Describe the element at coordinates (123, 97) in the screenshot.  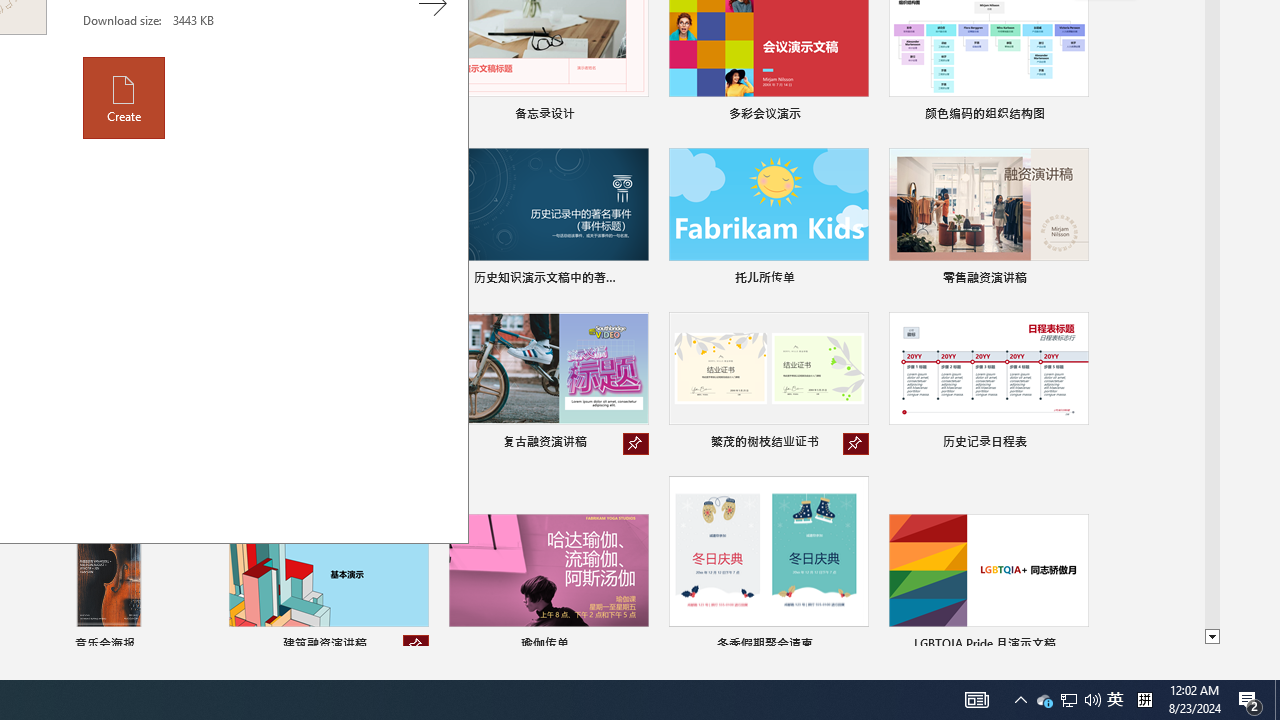
I see `'Create'` at that location.